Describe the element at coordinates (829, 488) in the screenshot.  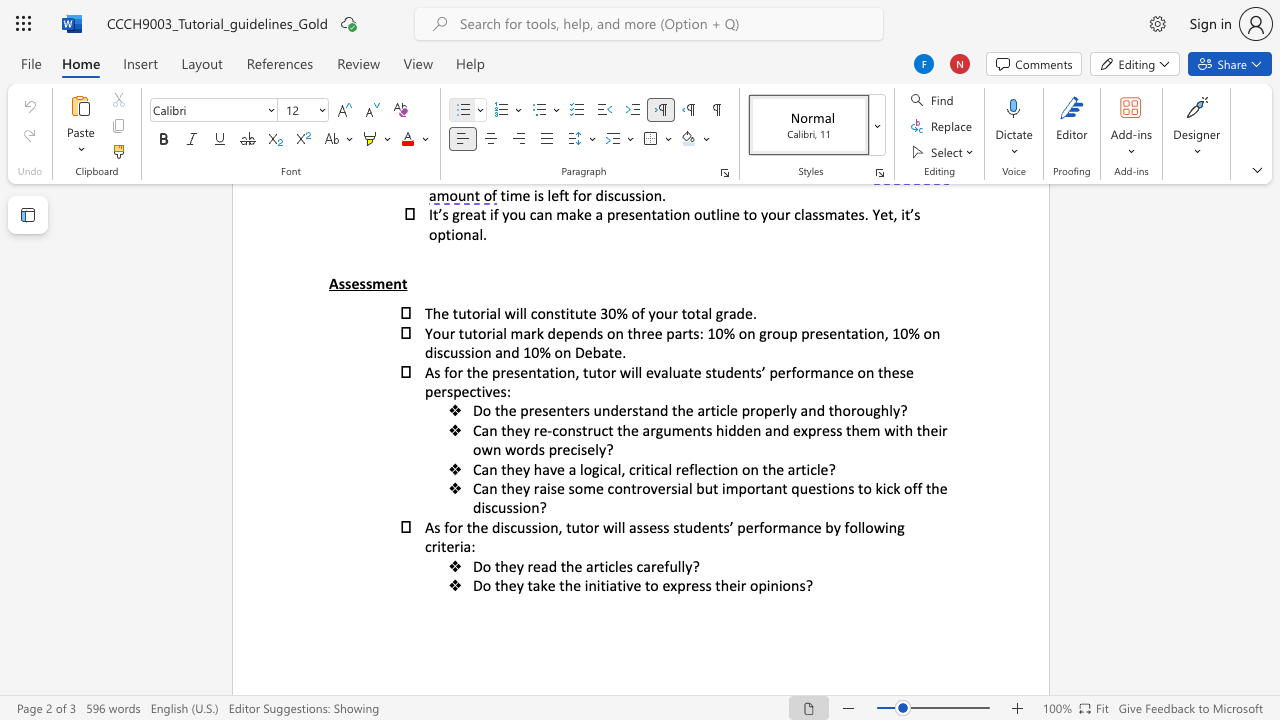
I see `the 4th character "i" in the text` at that location.